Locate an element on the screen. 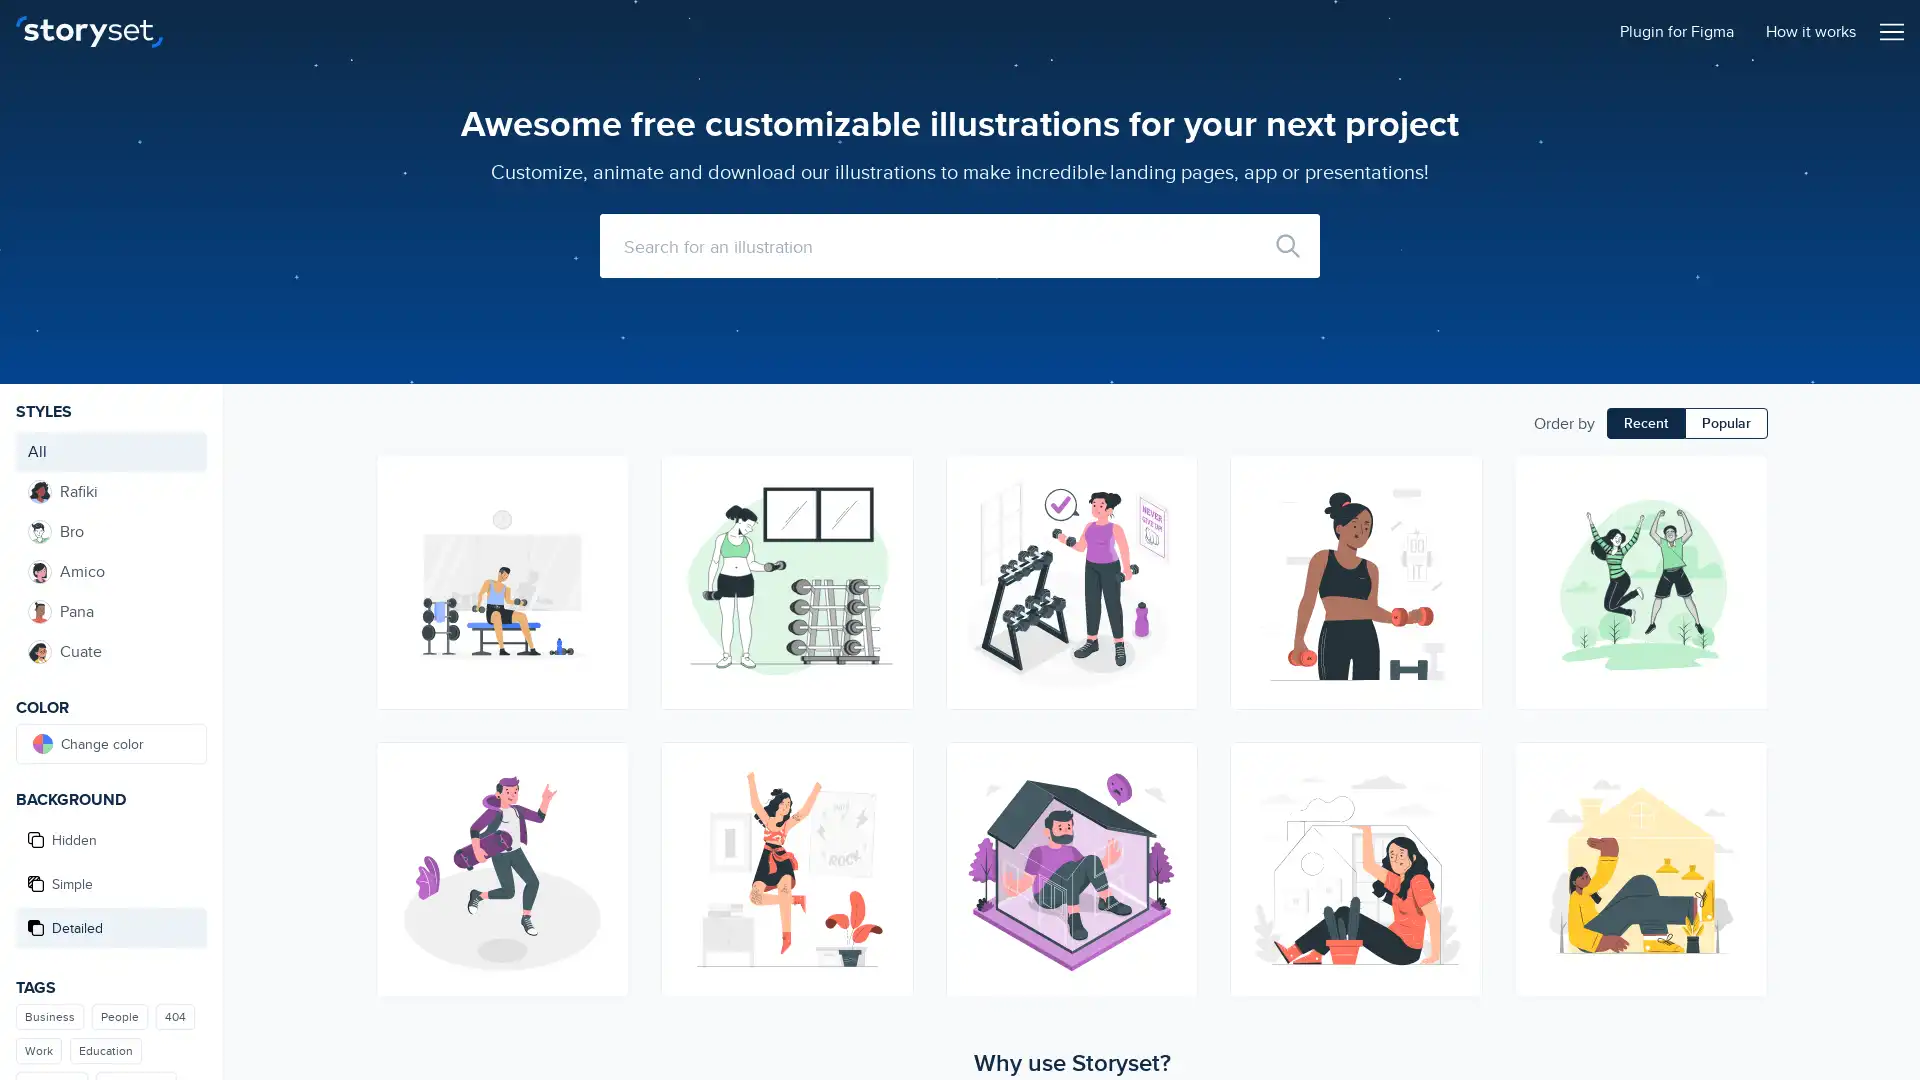 The width and height of the screenshot is (1920, 1080). Popular is located at coordinates (1725, 422).